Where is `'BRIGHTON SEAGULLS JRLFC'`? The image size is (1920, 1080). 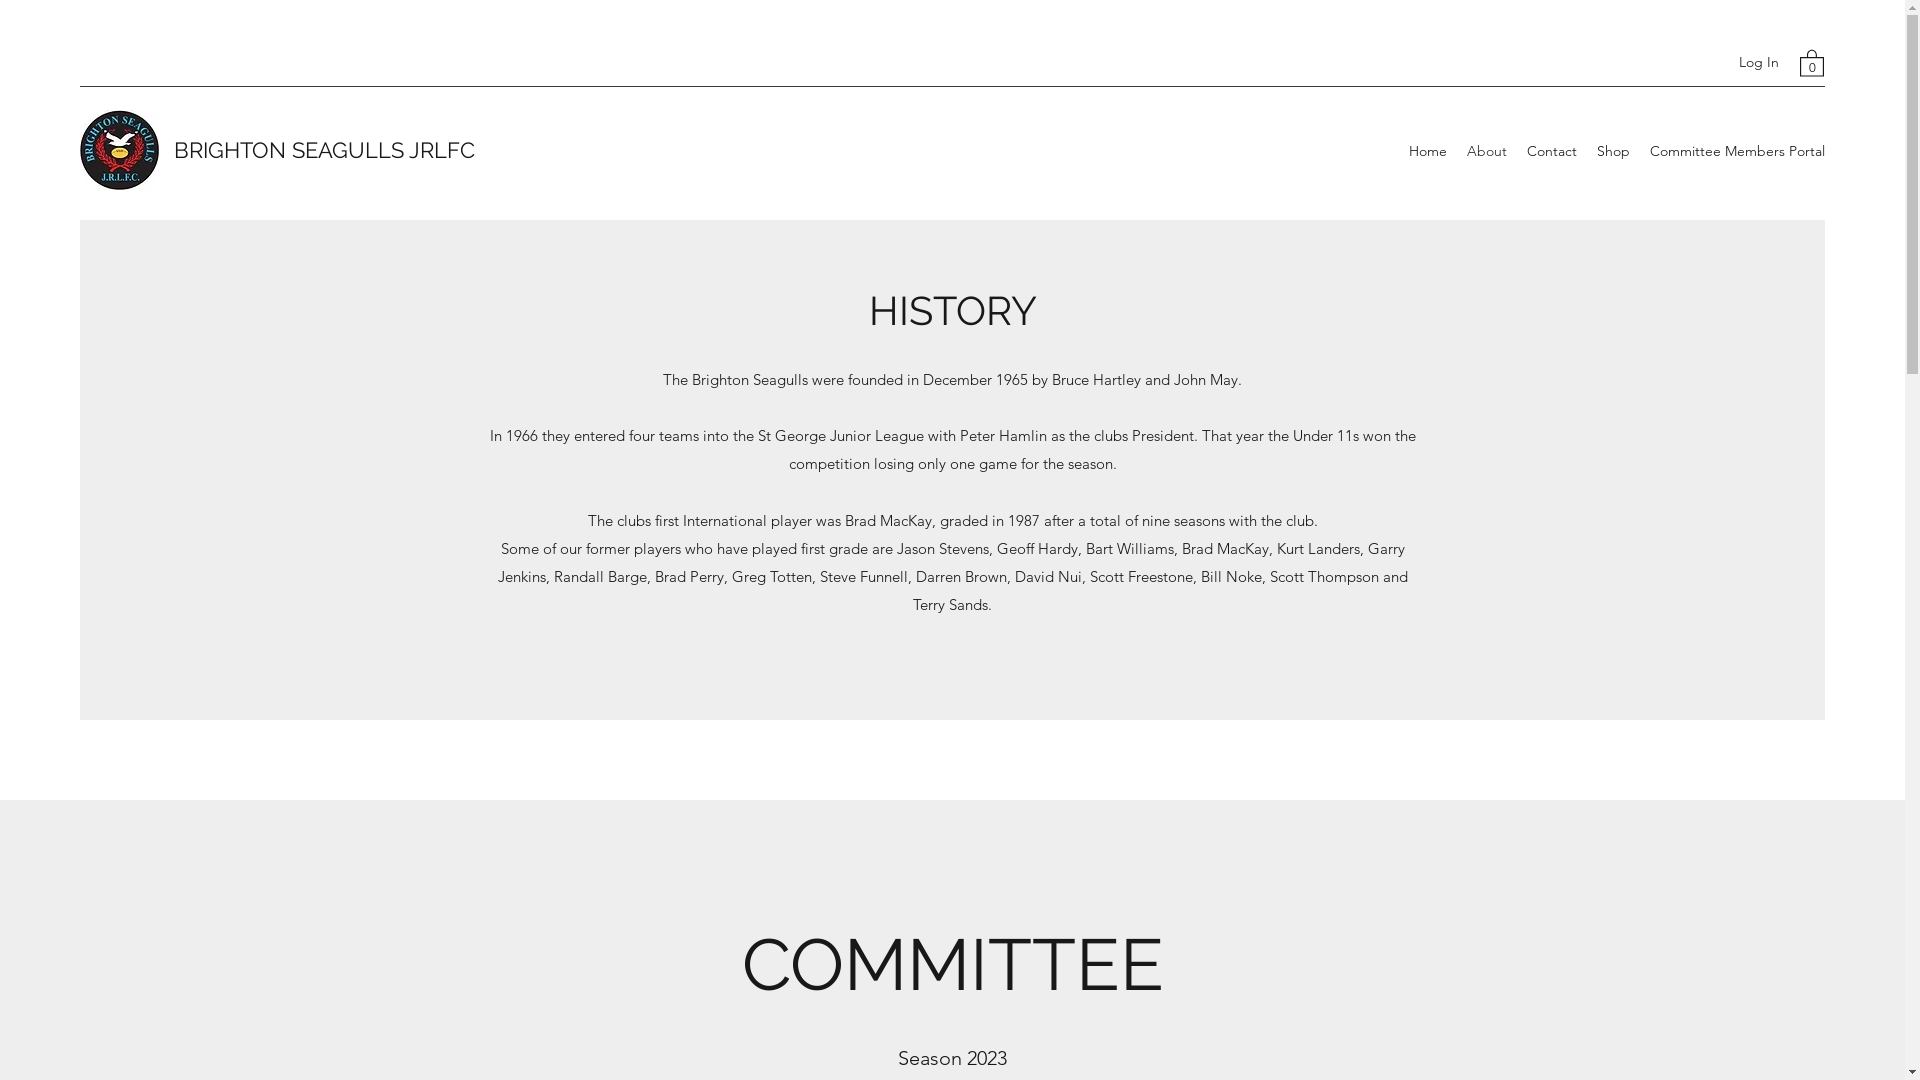
'BRIGHTON SEAGULLS JRLFC' is located at coordinates (324, 149).